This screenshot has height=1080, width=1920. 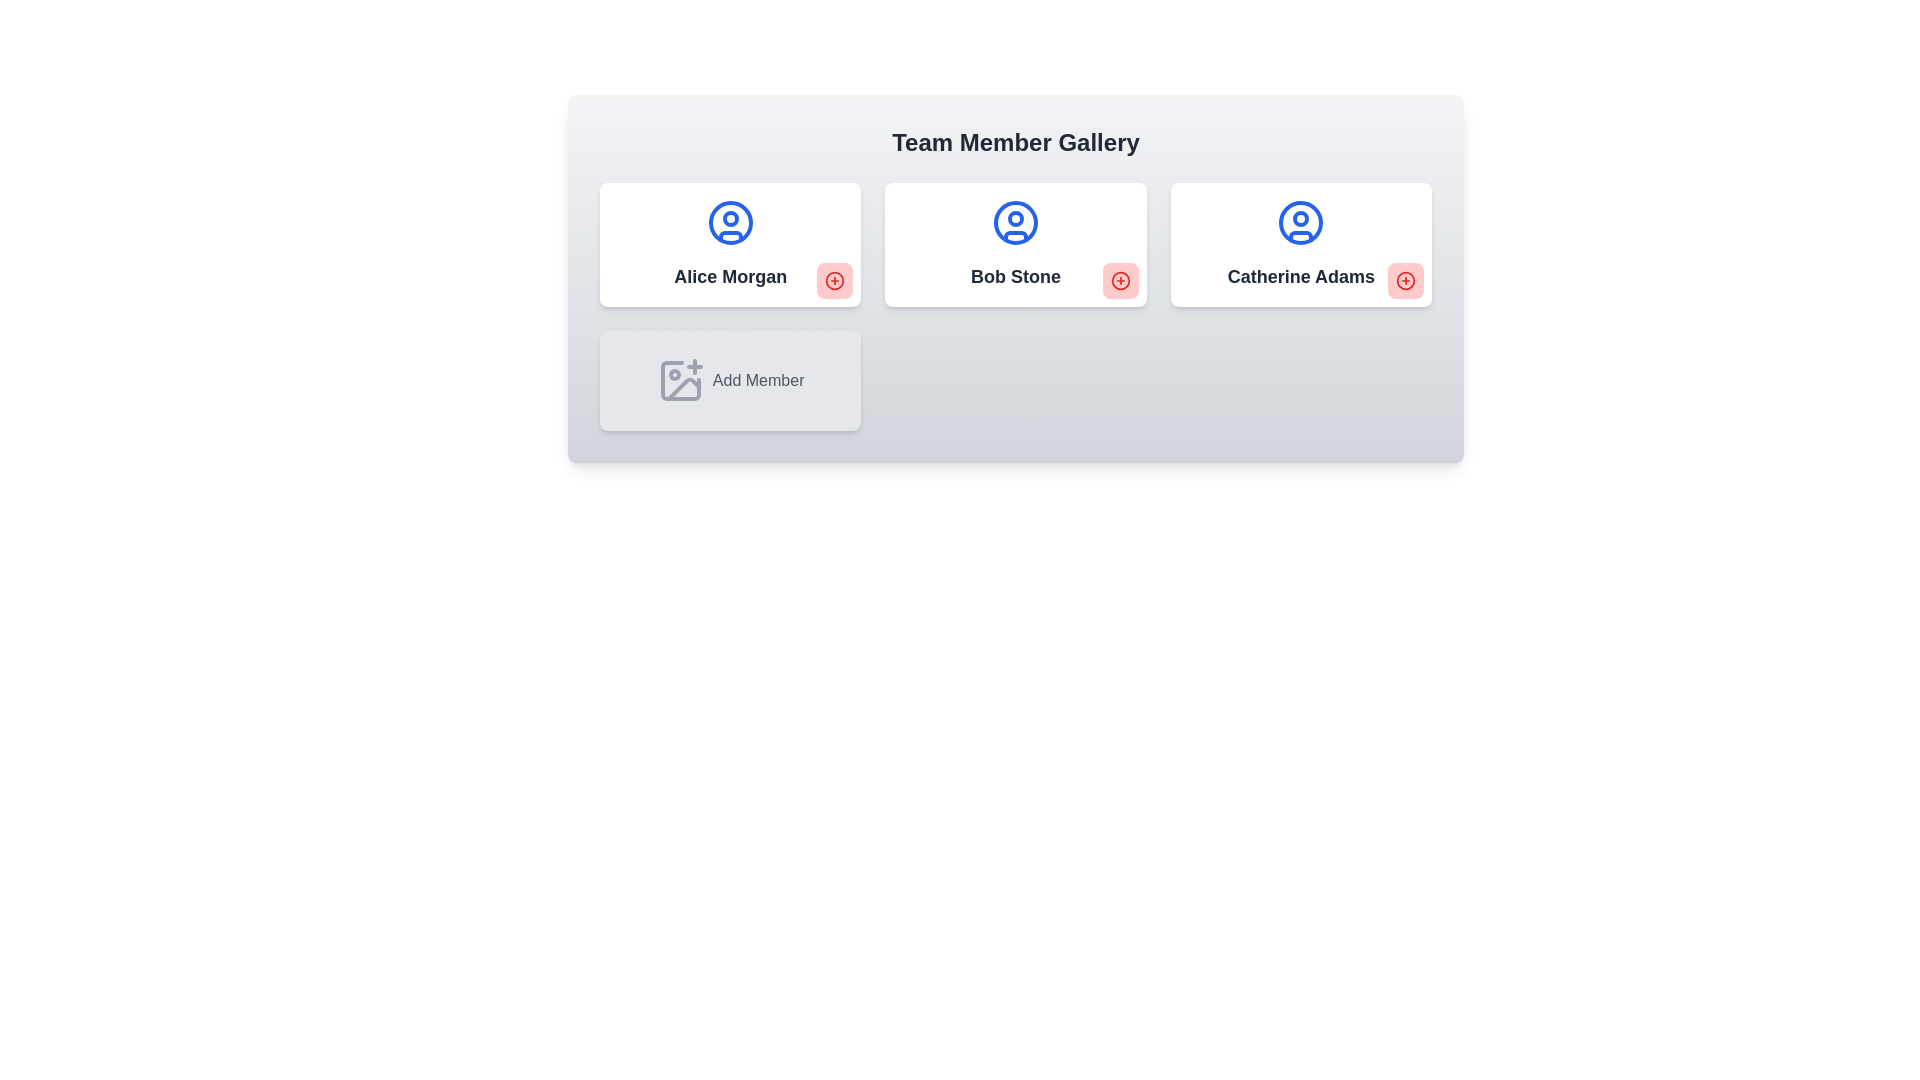 I want to click on the gray icon with a plus sign located at the top left of the 'Add Member' button, so click(x=680, y=381).